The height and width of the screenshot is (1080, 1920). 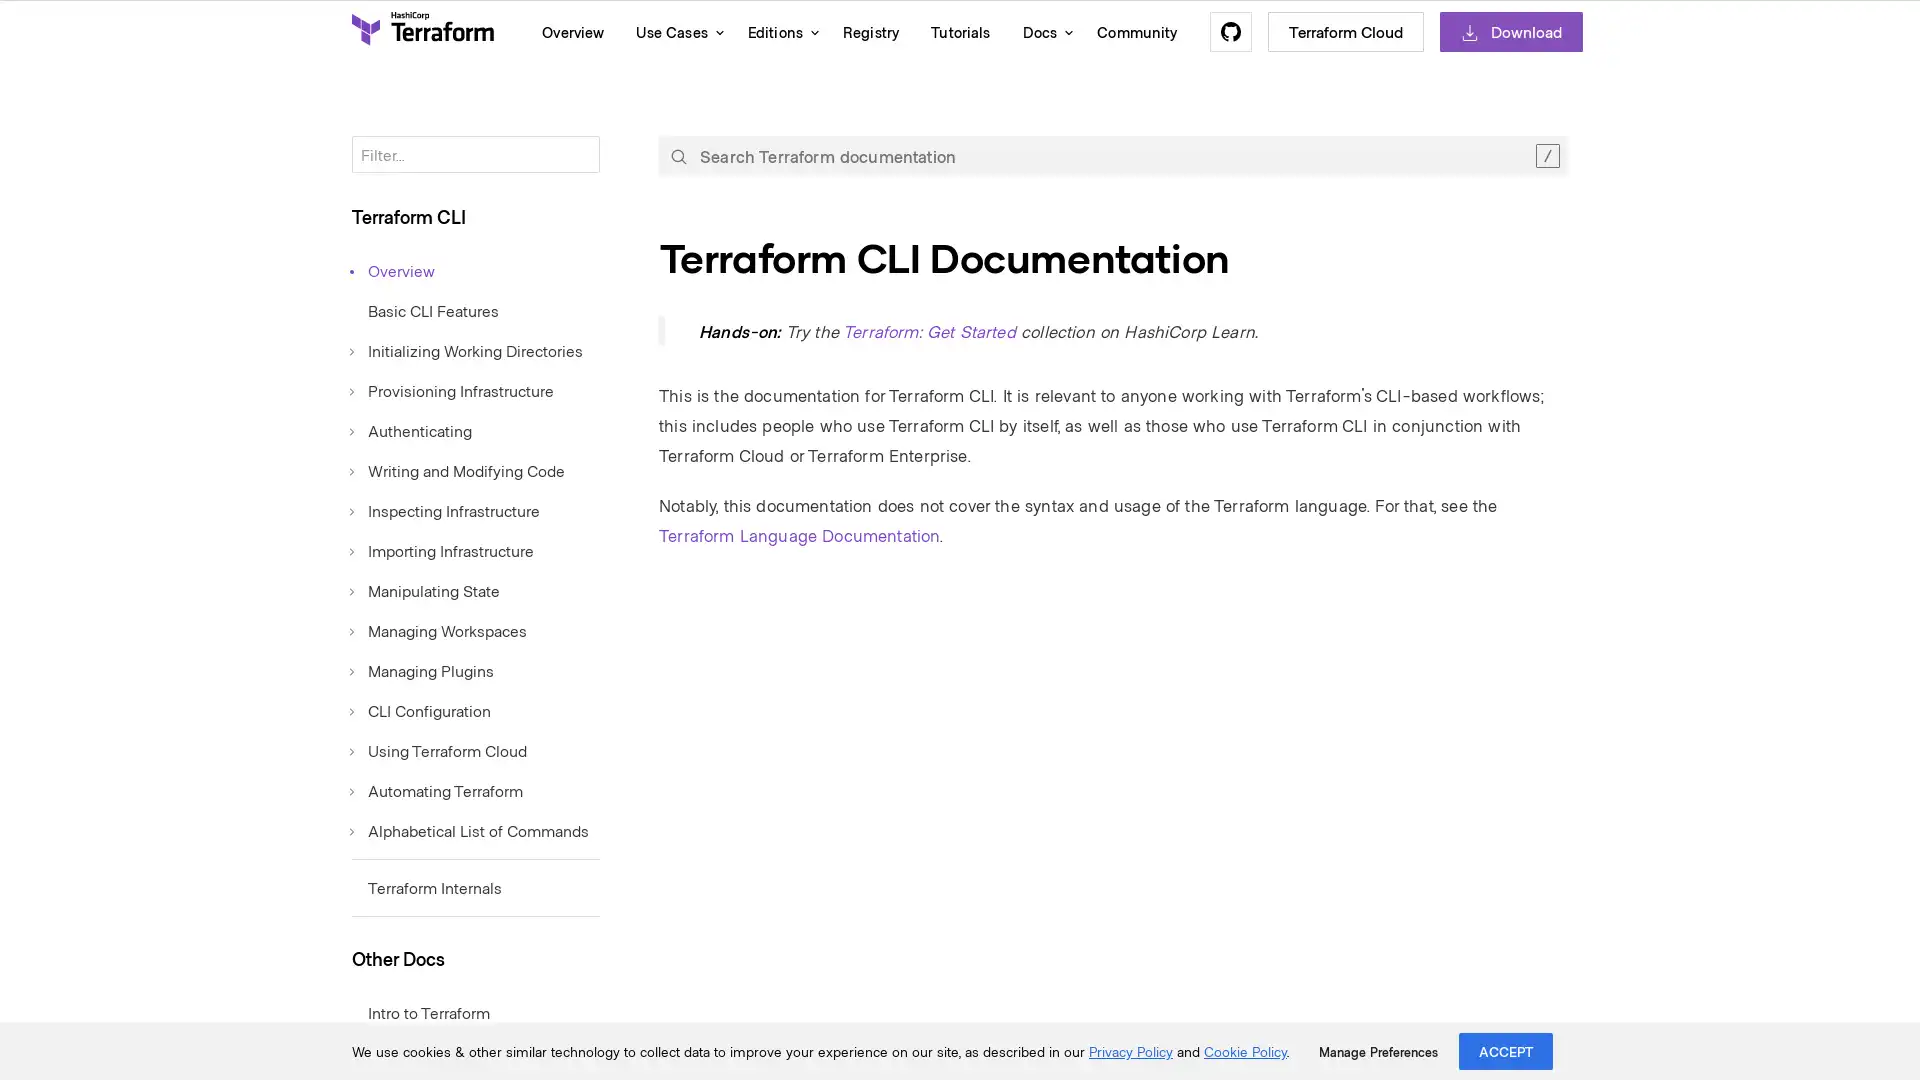 I want to click on Inspecting Infrastructure, so click(x=445, y=508).